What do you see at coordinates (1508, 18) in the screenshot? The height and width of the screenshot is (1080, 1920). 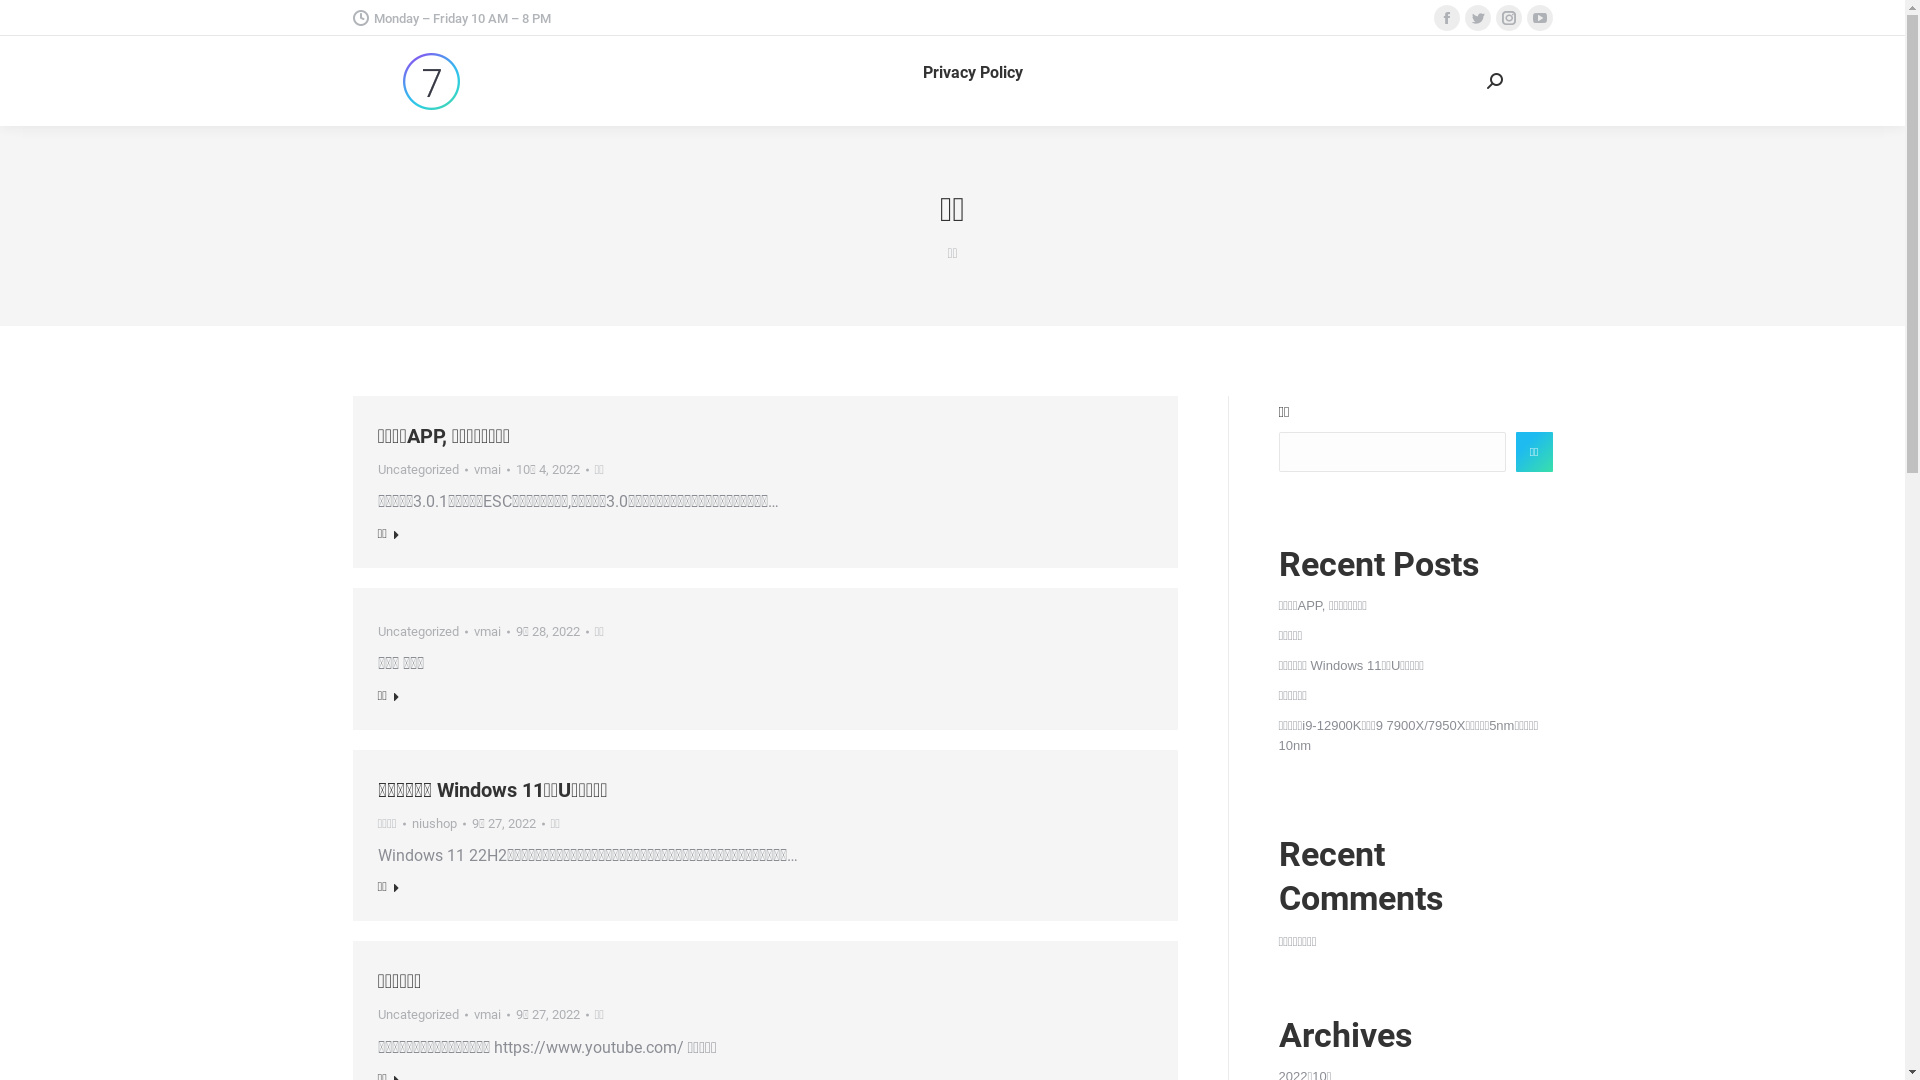 I see `'Instagram page opens in new window'` at bounding box center [1508, 18].